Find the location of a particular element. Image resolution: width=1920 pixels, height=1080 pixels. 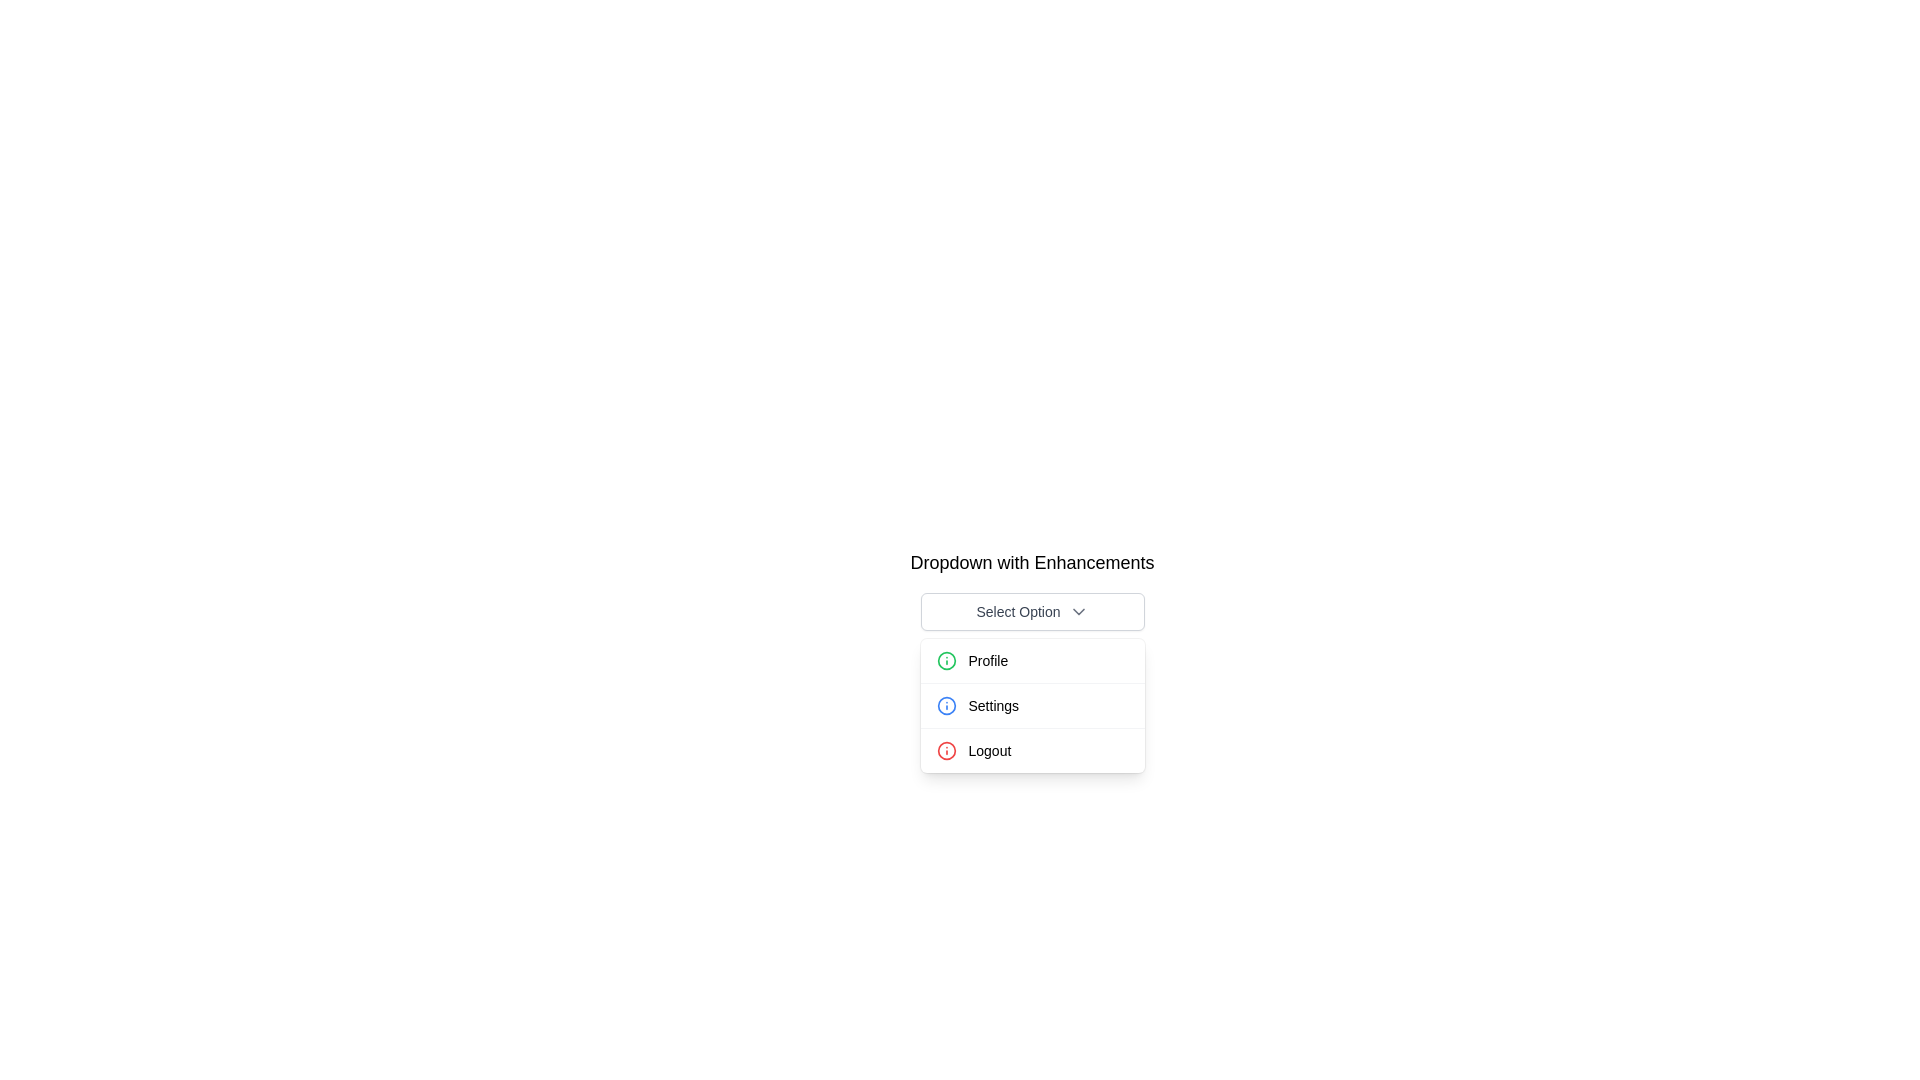

the 'Profile' text label within the dropdown menu under 'Select Option' is located at coordinates (988, 660).